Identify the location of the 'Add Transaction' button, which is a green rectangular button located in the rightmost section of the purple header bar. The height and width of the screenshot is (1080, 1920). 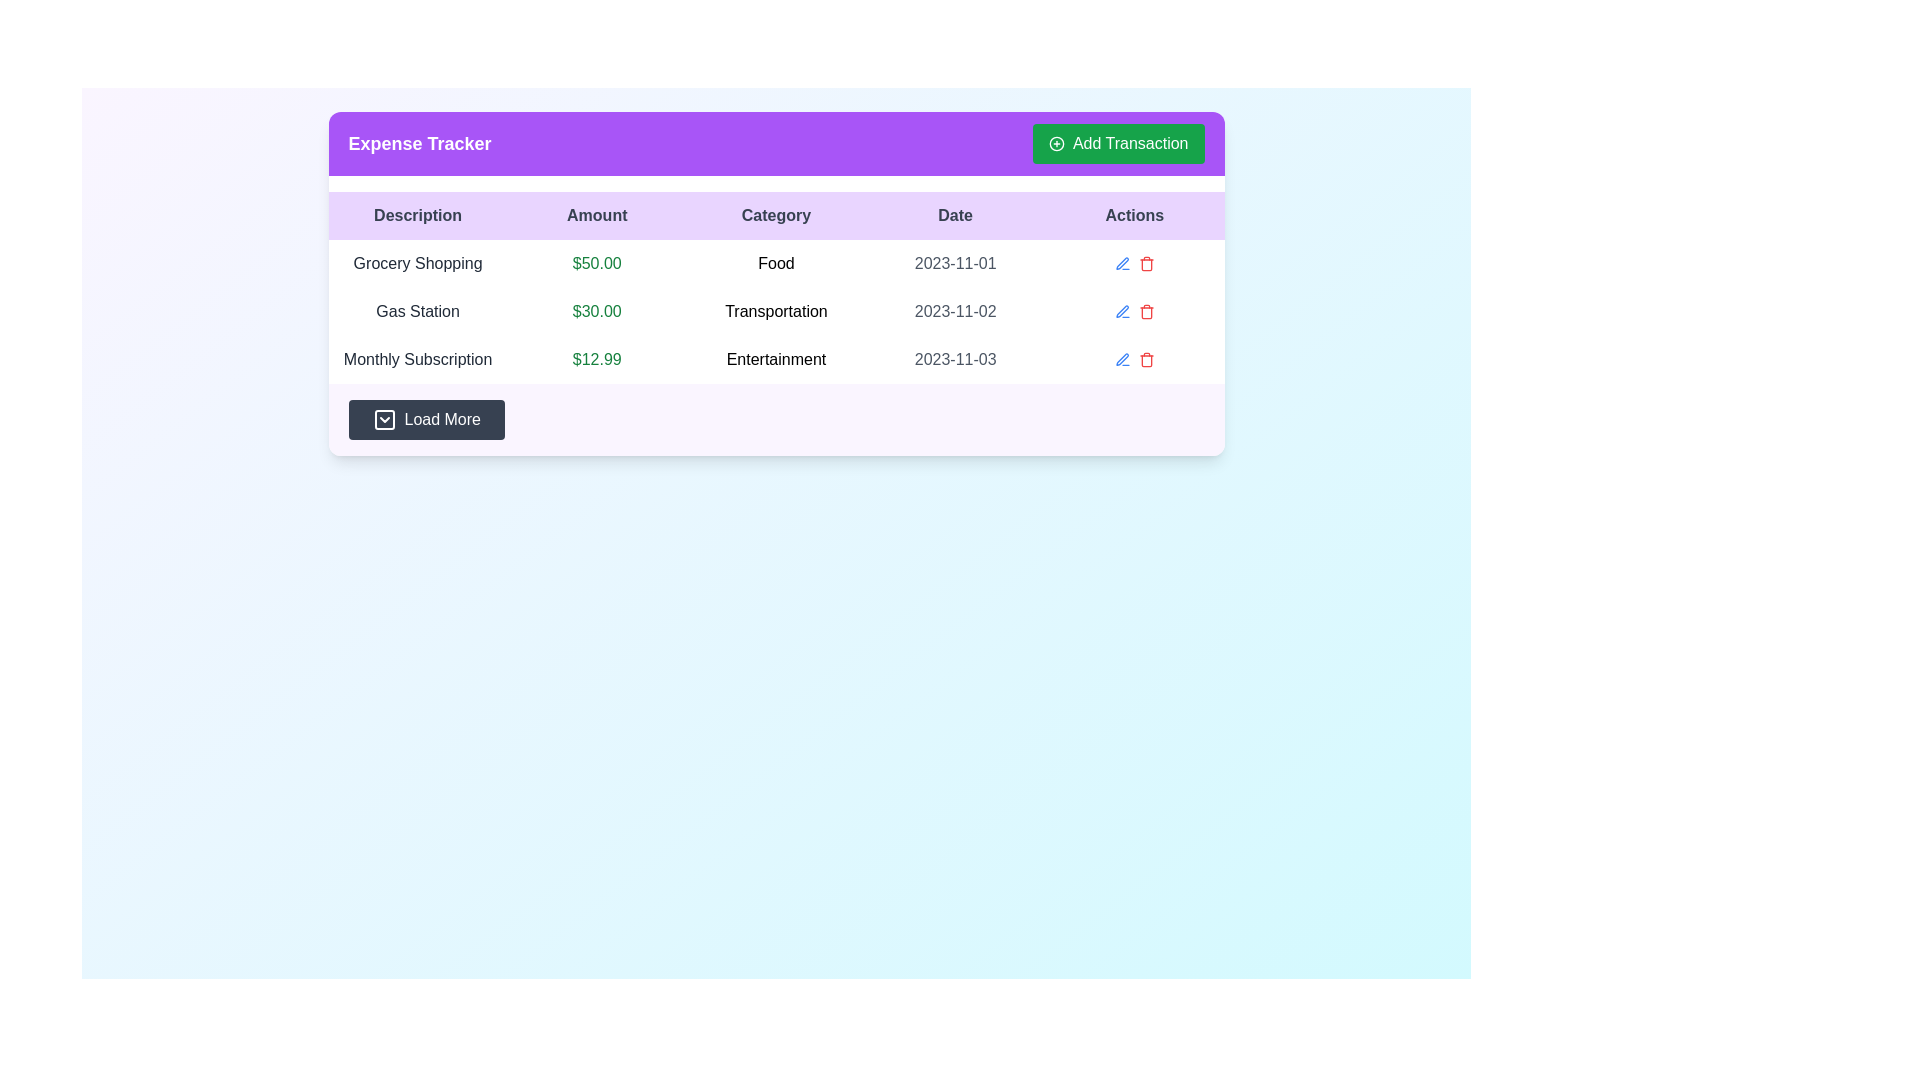
(1117, 142).